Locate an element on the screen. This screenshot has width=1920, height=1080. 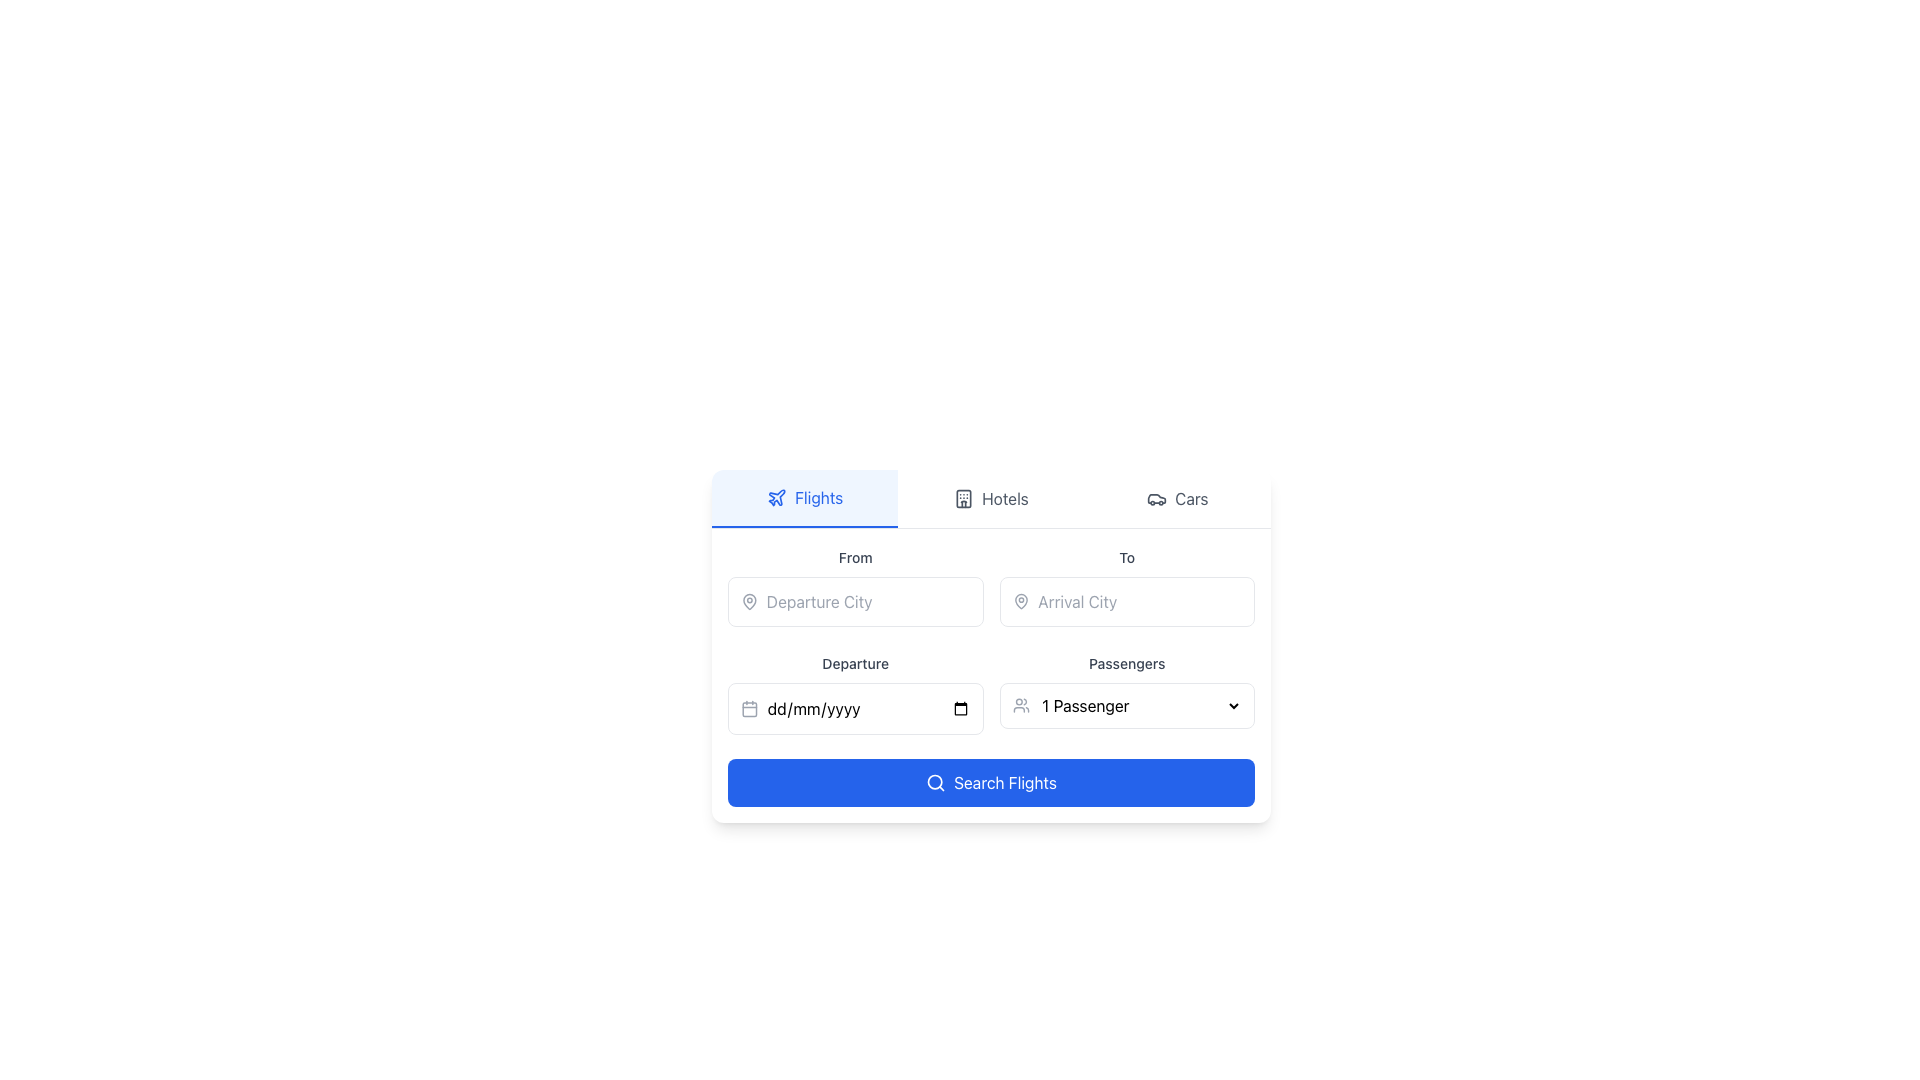
the airplane icon representing the 'Flights' tab in the navigation bar is located at coordinates (776, 496).